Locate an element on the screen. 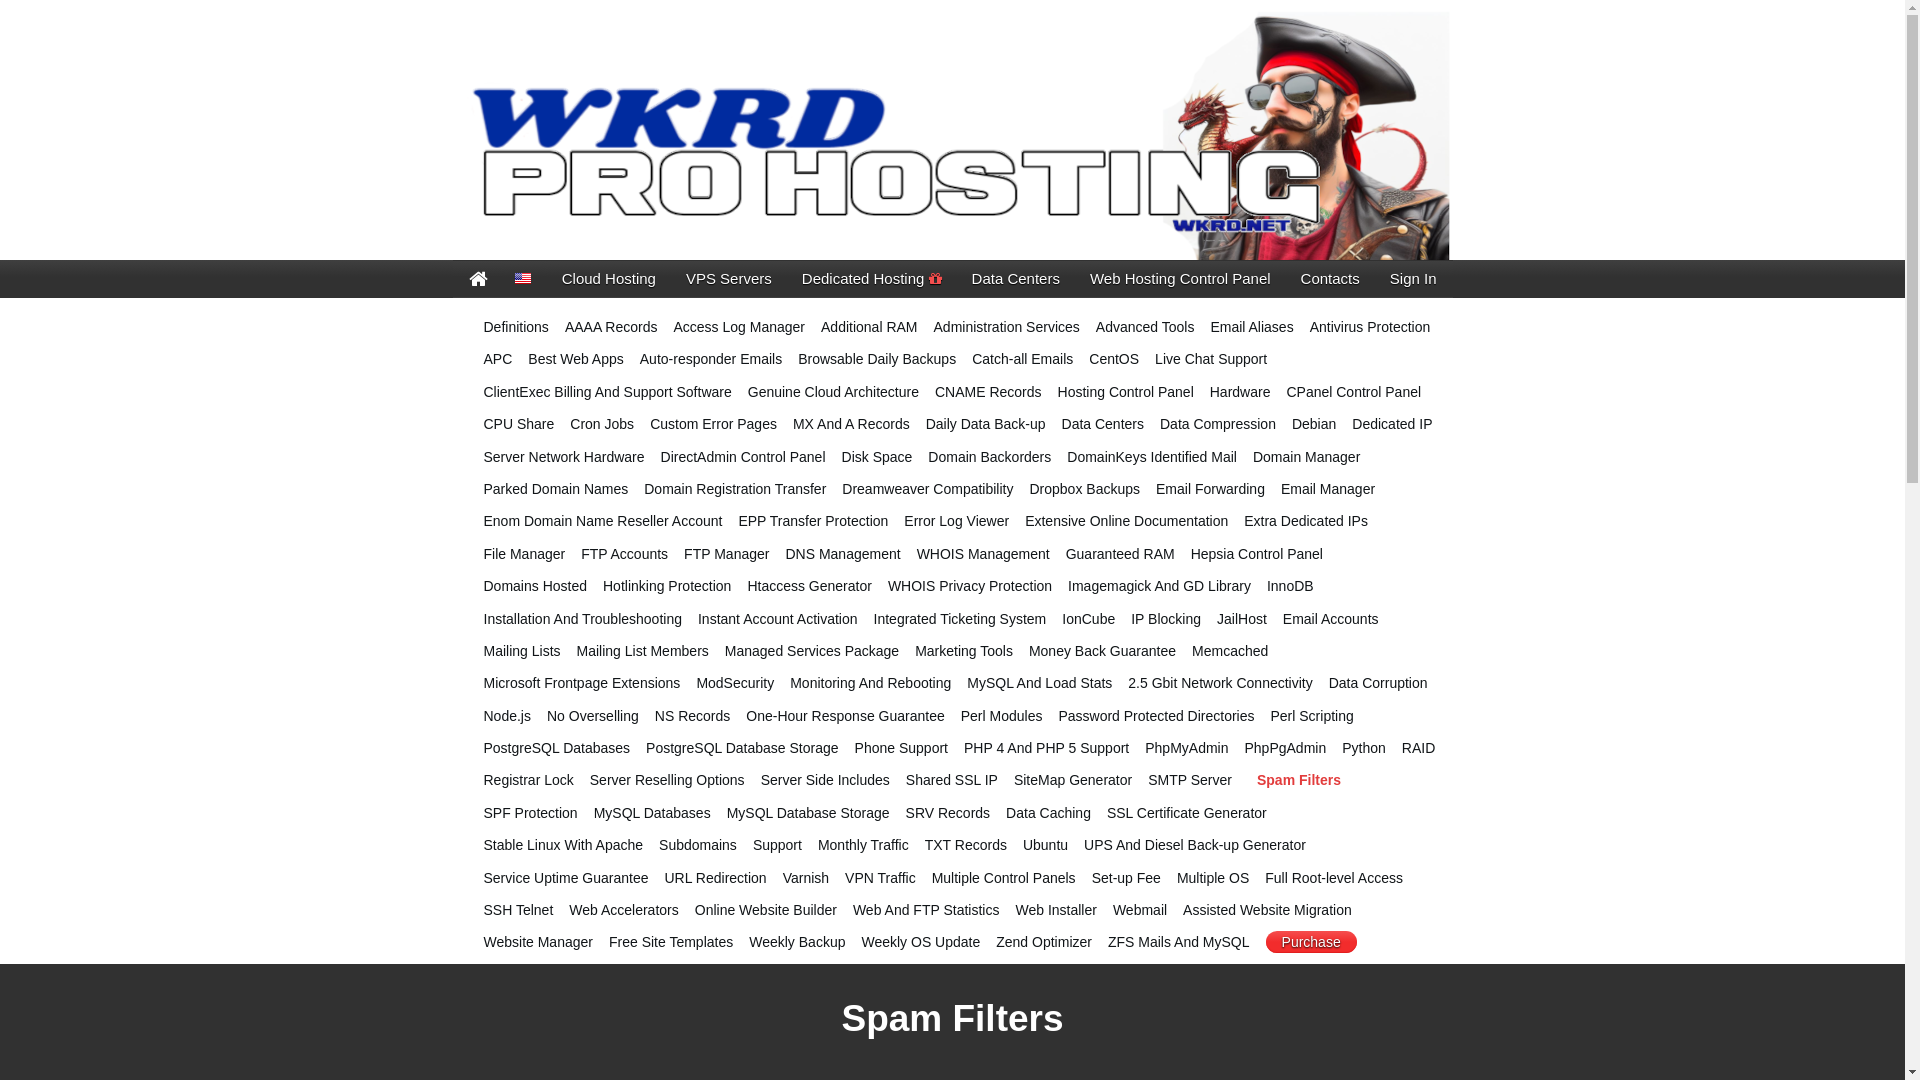  'InnoDB' is located at coordinates (1290, 585).